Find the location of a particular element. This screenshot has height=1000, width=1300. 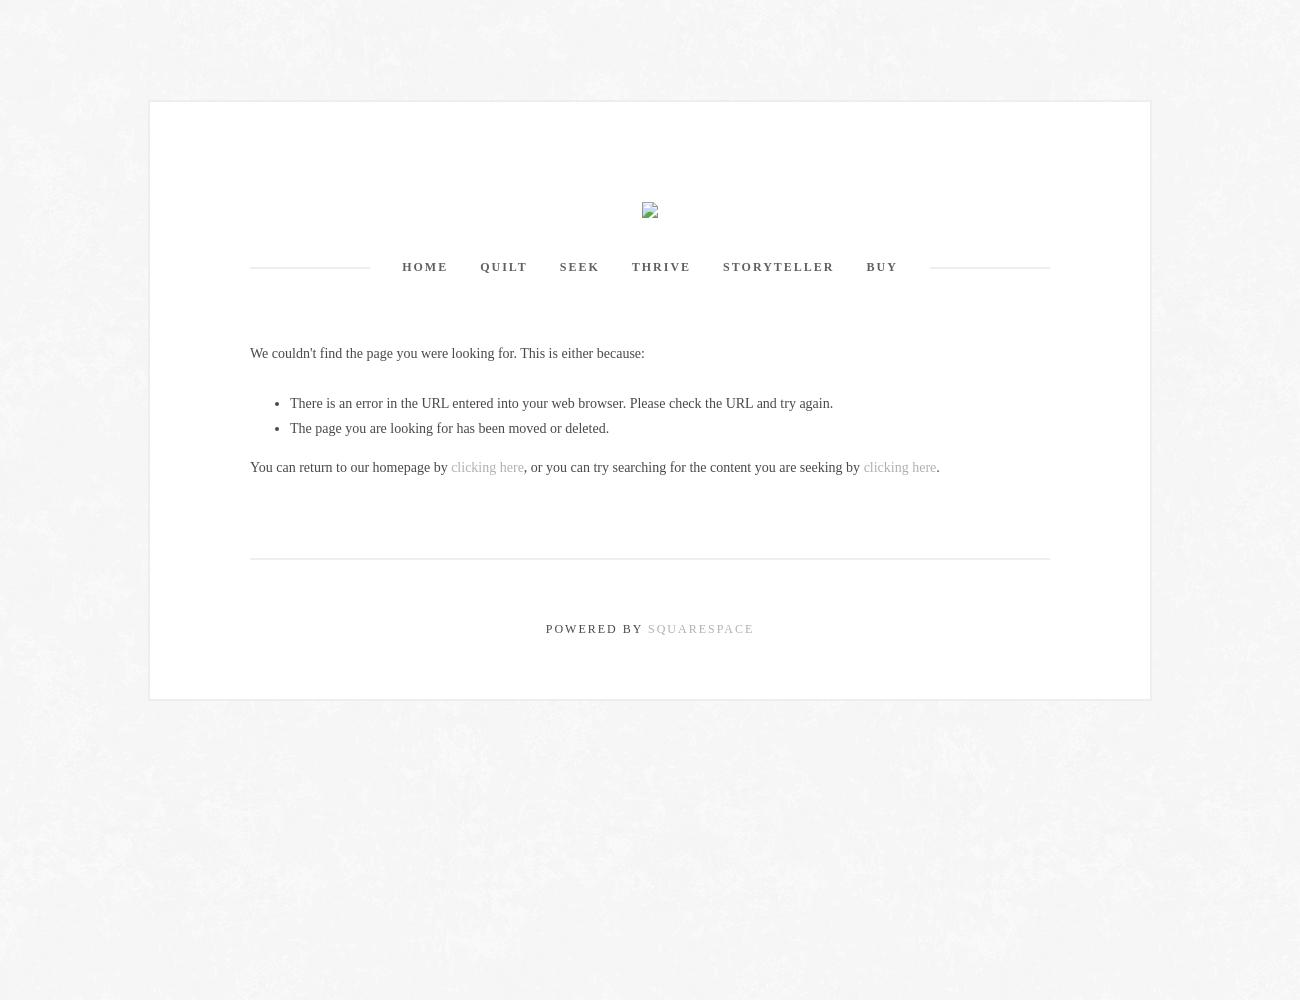

'Buy' is located at coordinates (880, 267).